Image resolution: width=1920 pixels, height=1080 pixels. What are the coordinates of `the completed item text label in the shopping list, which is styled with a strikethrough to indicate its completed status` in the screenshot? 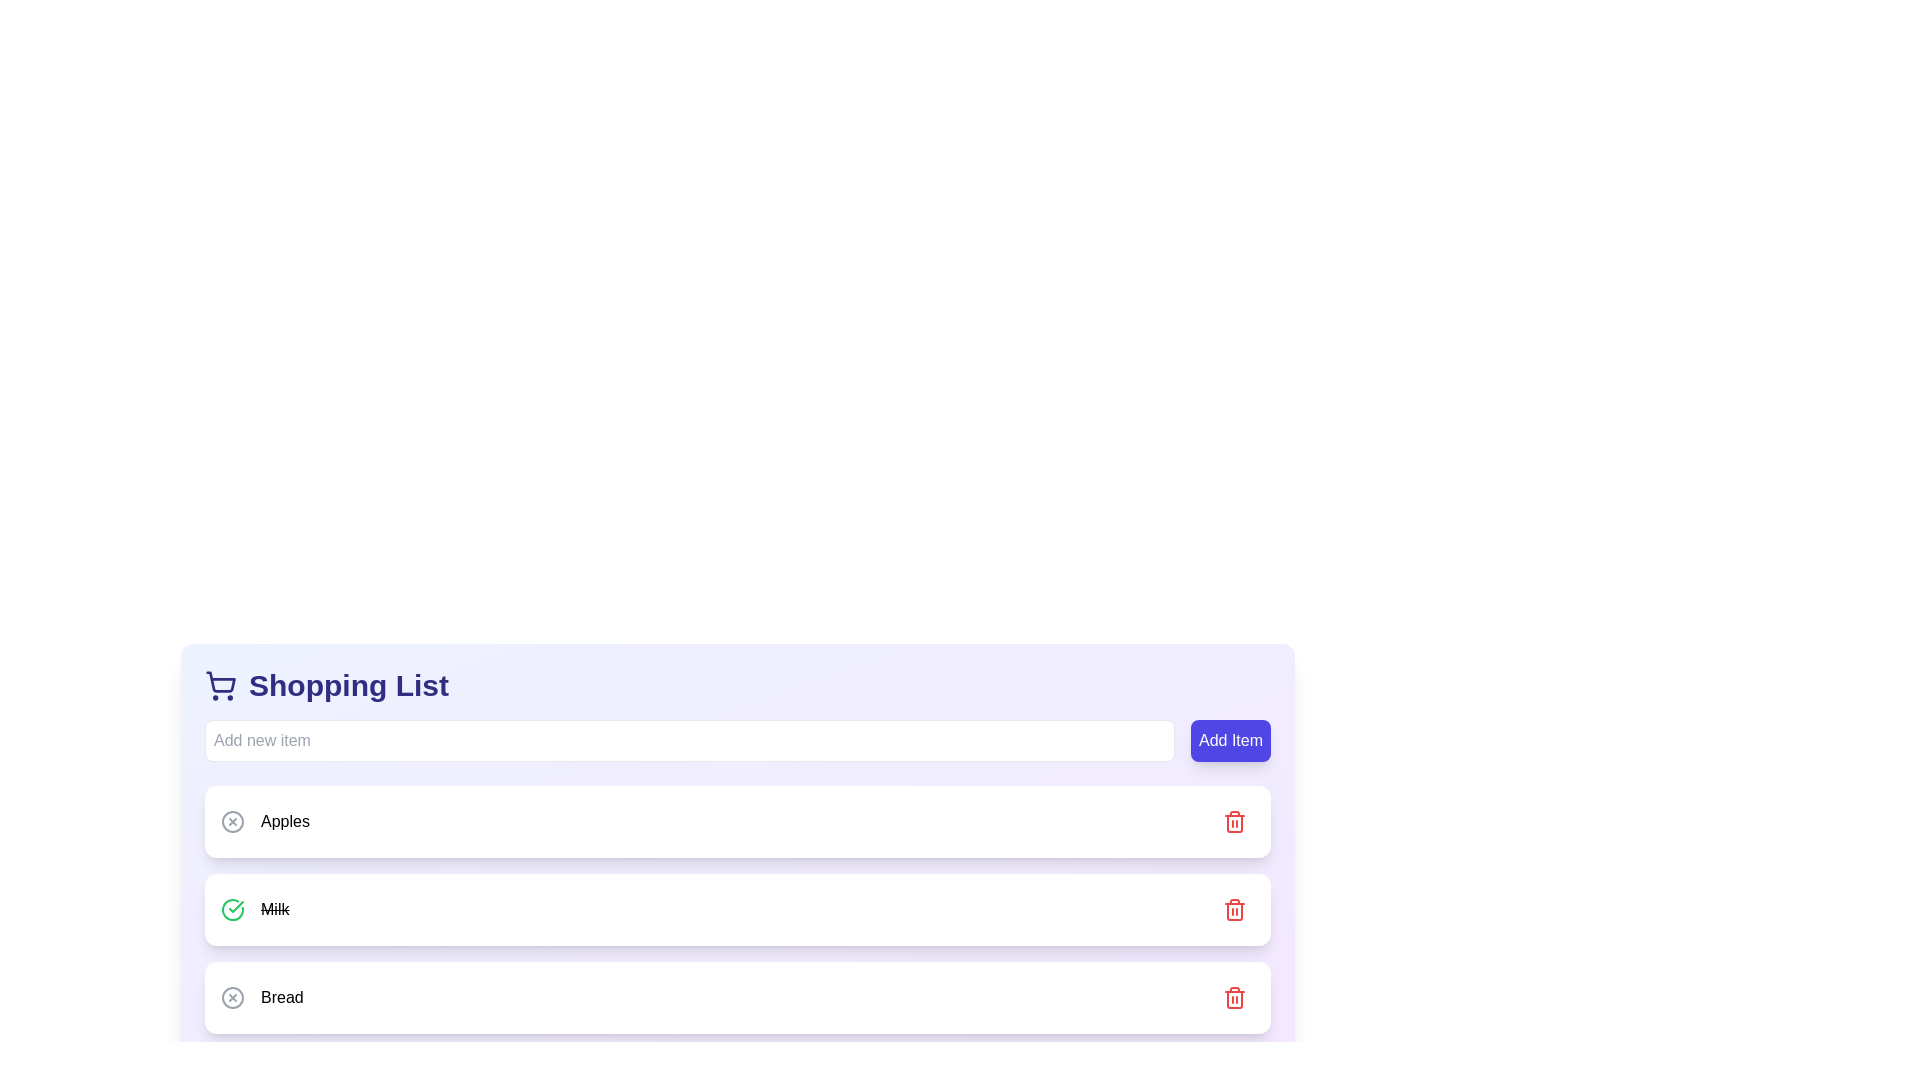 It's located at (254, 910).